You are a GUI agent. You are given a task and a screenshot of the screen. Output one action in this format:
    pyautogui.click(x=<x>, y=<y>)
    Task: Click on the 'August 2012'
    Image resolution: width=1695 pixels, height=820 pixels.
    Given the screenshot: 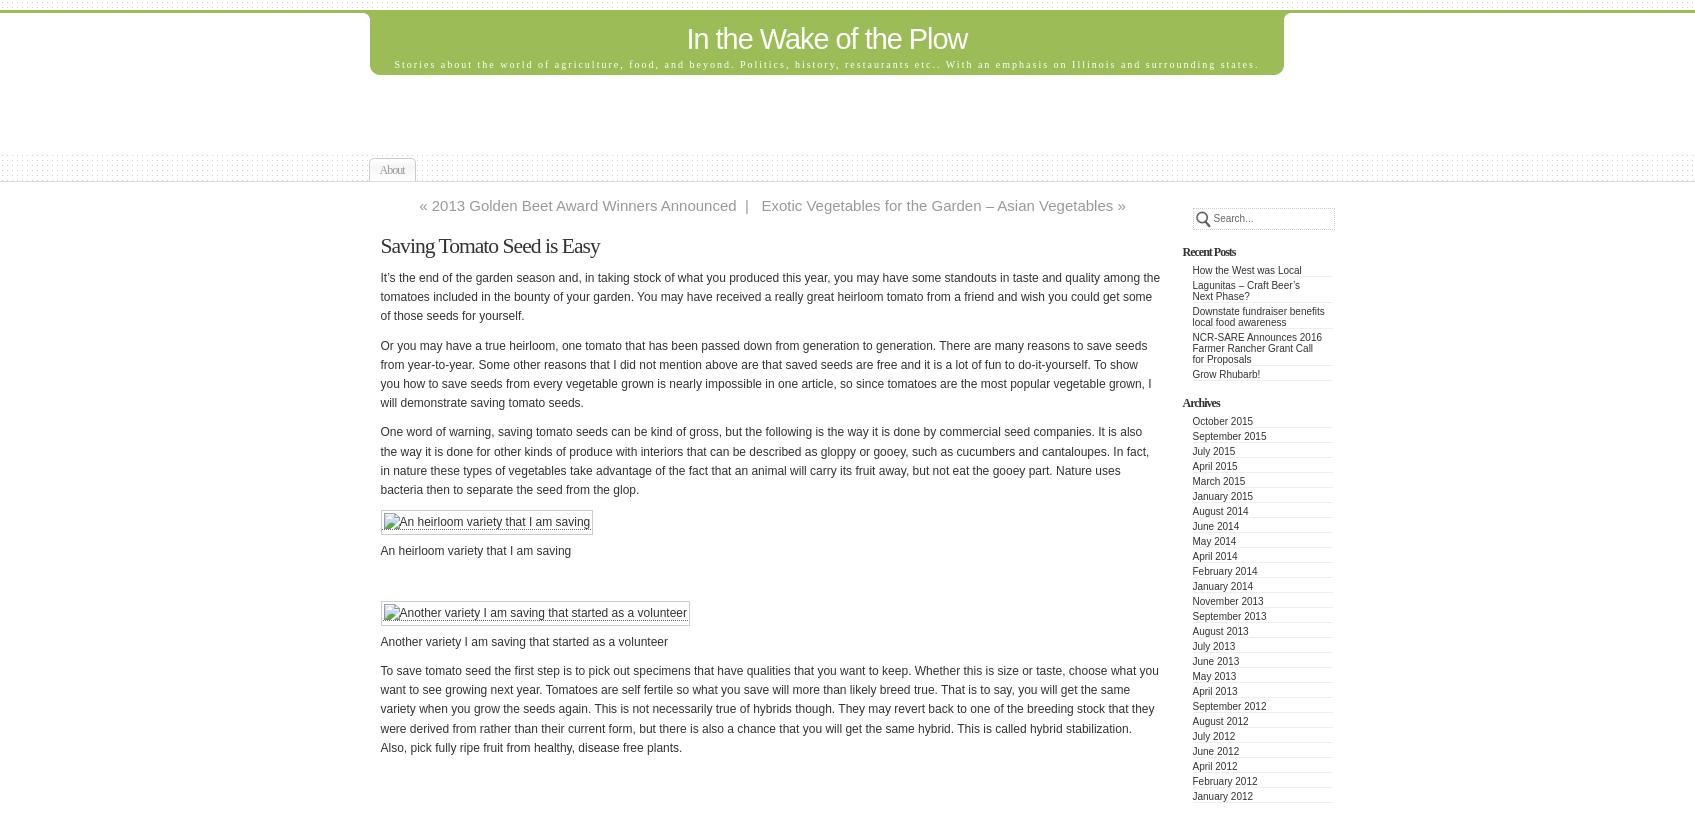 What is the action you would take?
    pyautogui.click(x=1220, y=720)
    